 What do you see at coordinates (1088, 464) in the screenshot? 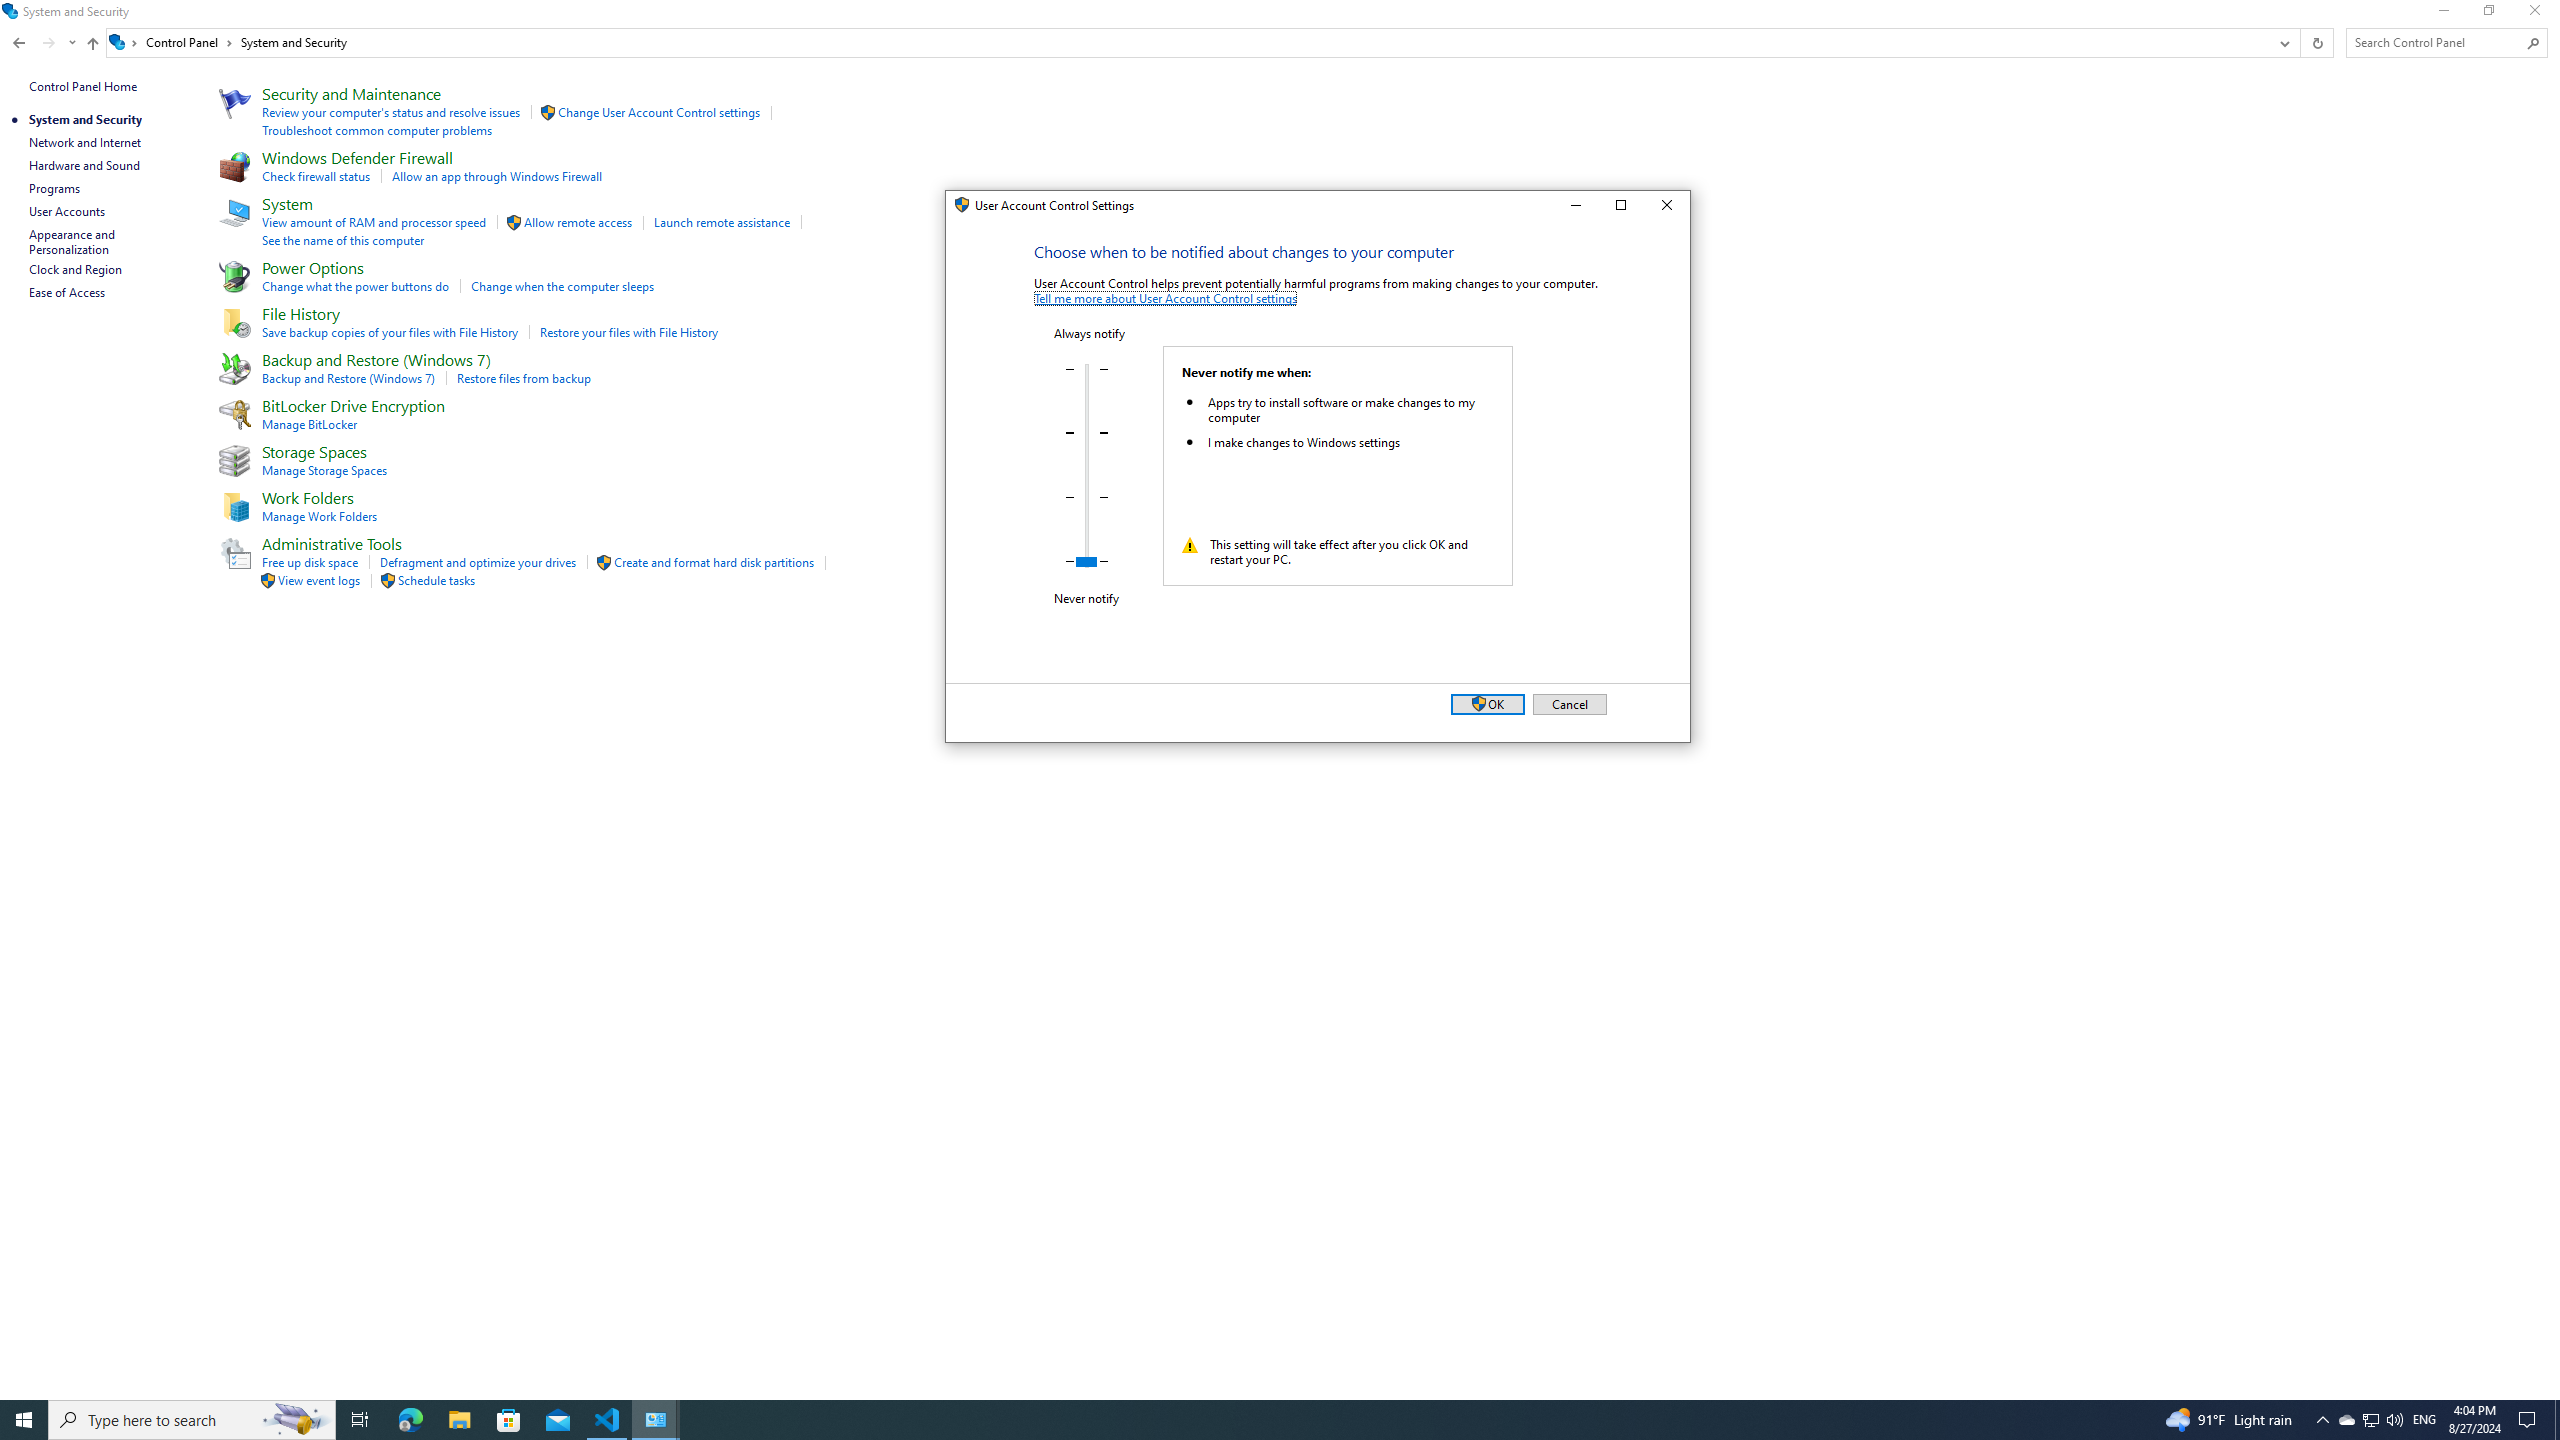
I see `'Notification level:'` at bounding box center [1088, 464].